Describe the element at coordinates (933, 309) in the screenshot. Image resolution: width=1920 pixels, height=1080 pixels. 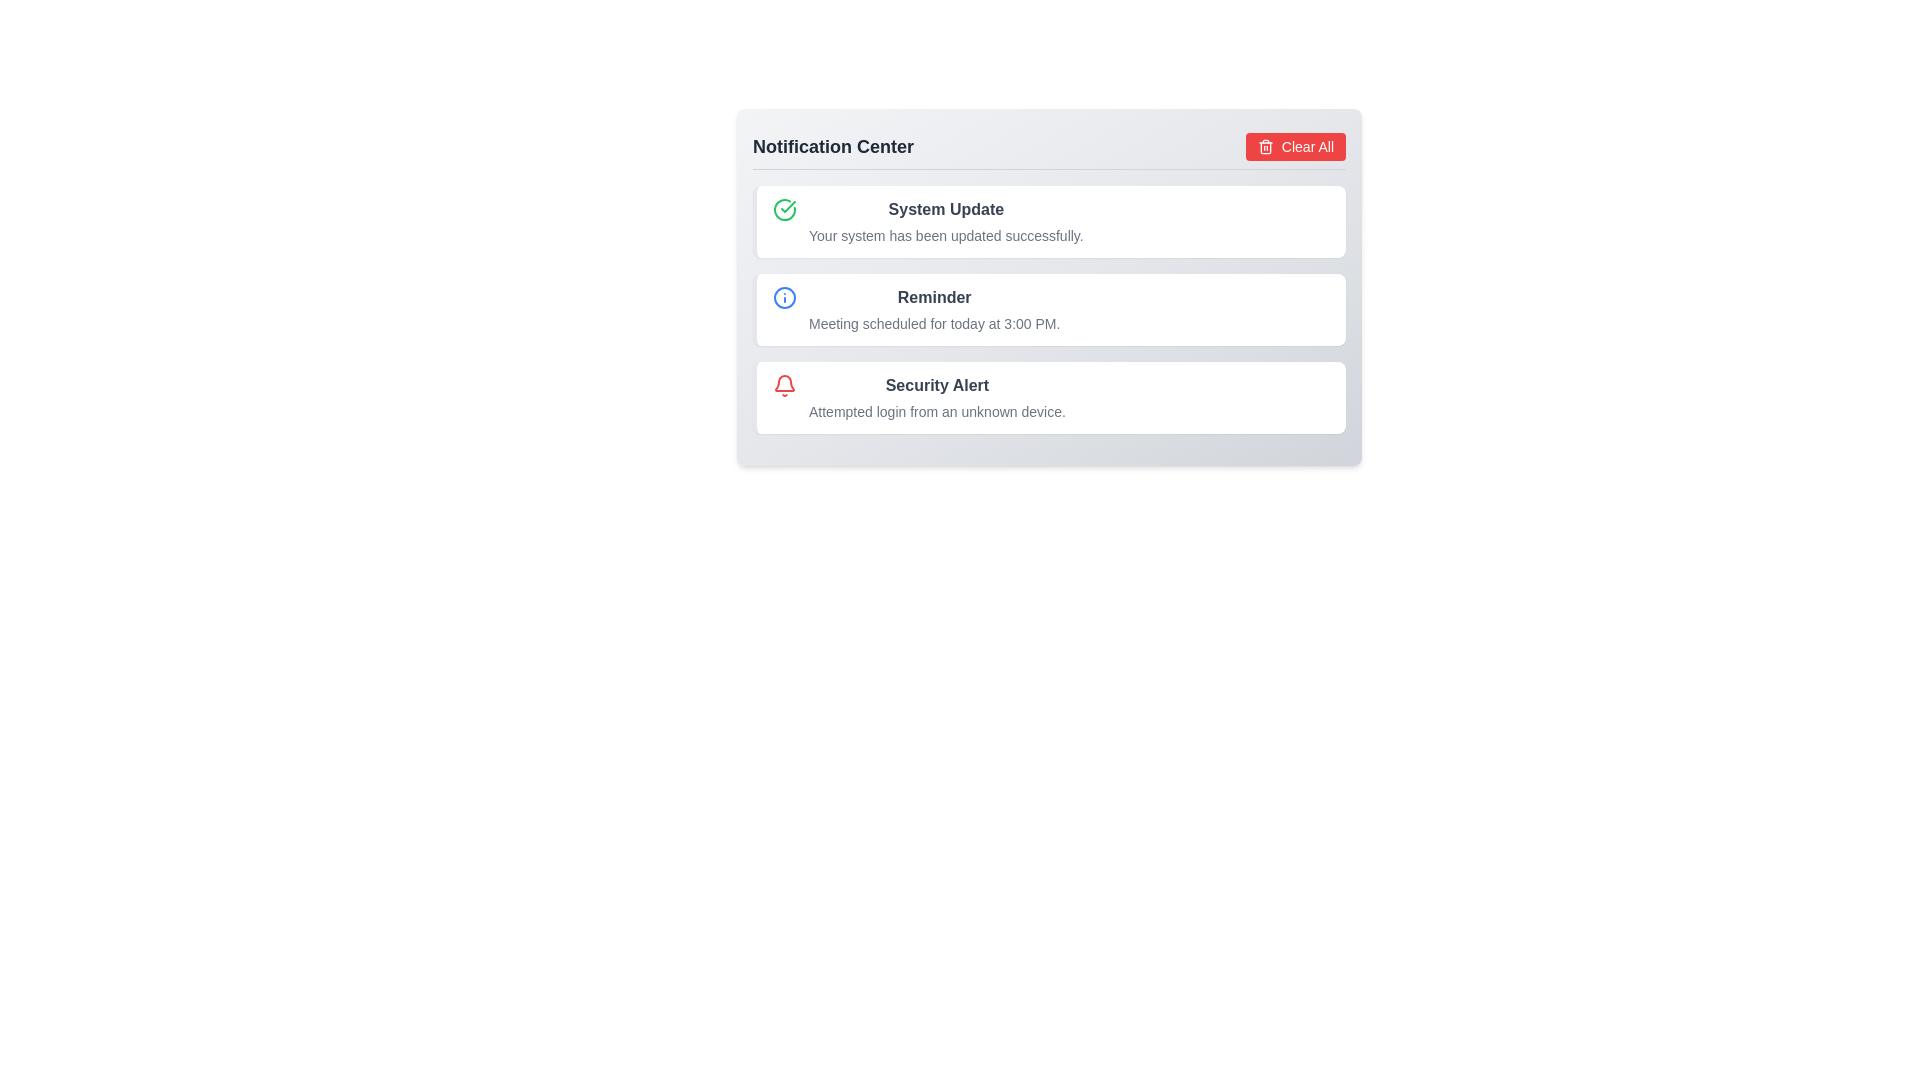
I see `text of the notification element that displays a reminder about a scheduled meeting, positioned as the second notification in the 'Notification Center'` at that location.